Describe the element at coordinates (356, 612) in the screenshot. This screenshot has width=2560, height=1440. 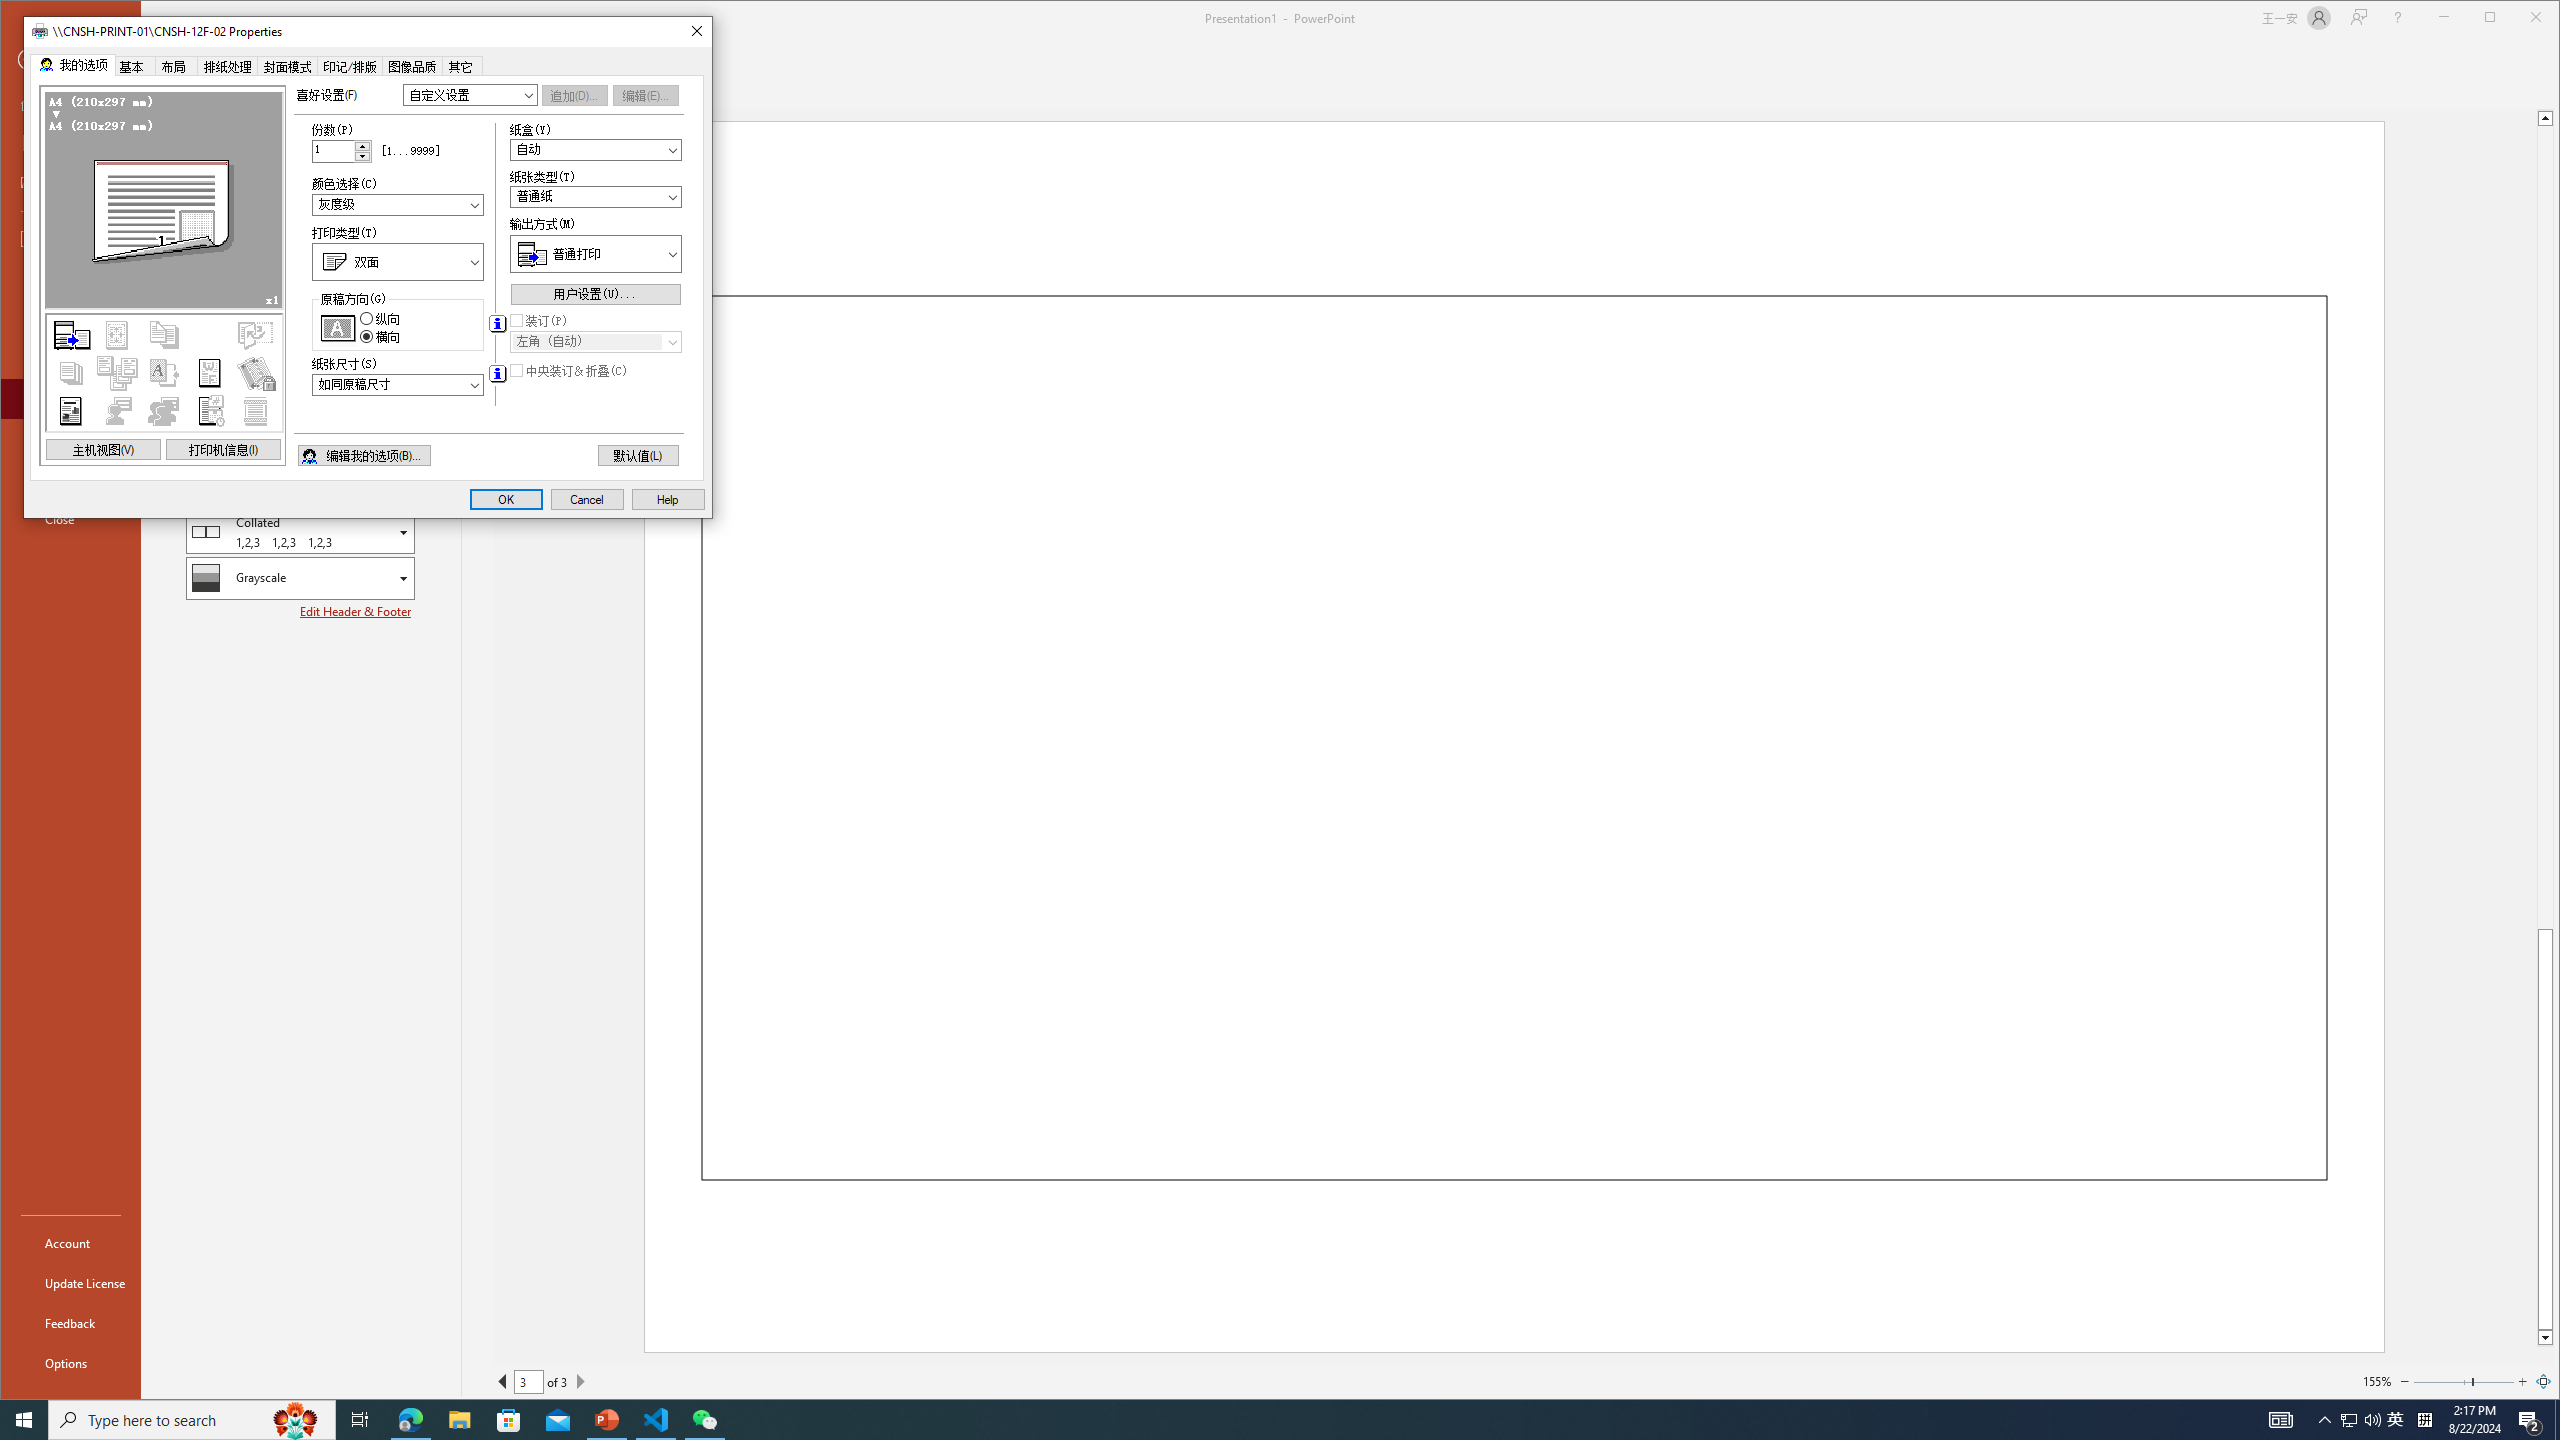
I see `'Edit Header & Footer'` at that location.